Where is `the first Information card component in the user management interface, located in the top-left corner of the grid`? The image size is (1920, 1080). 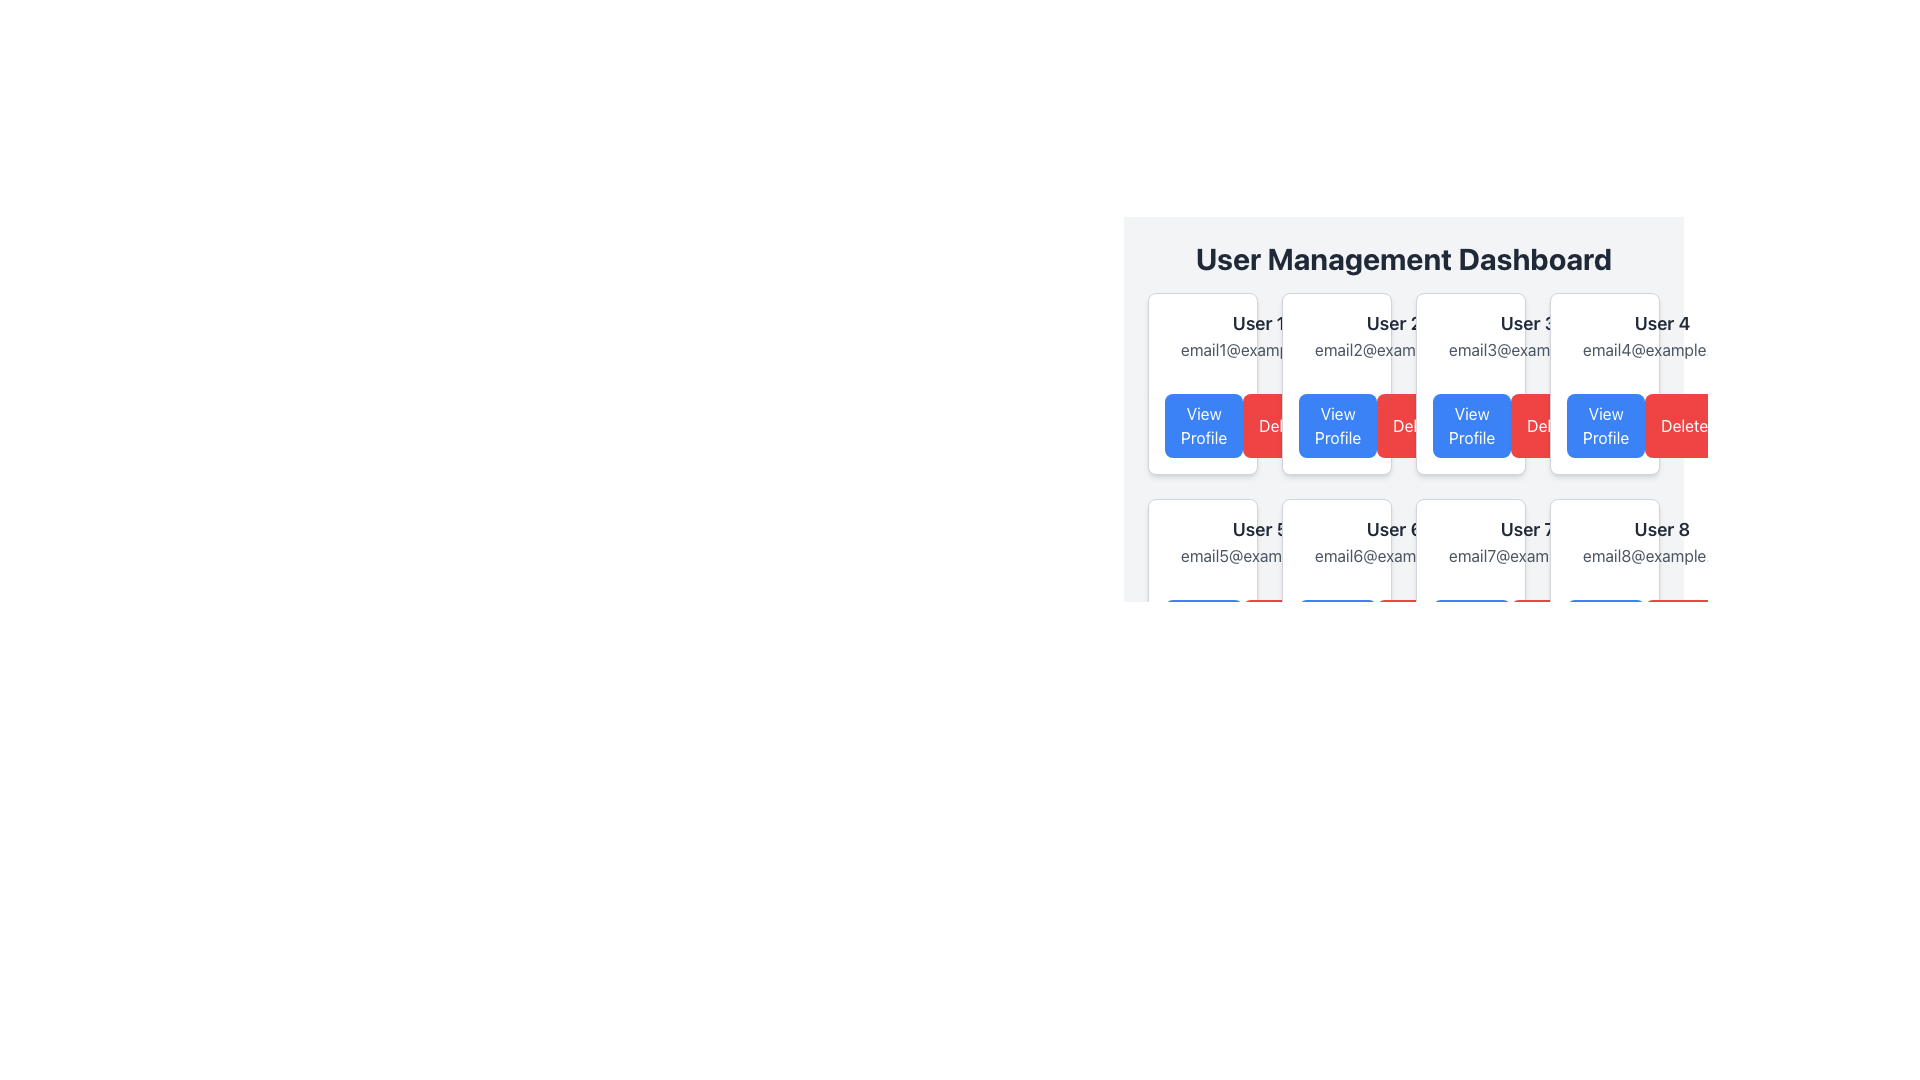
the first Information card component in the user management interface, located in the top-left corner of the grid is located at coordinates (1202, 384).